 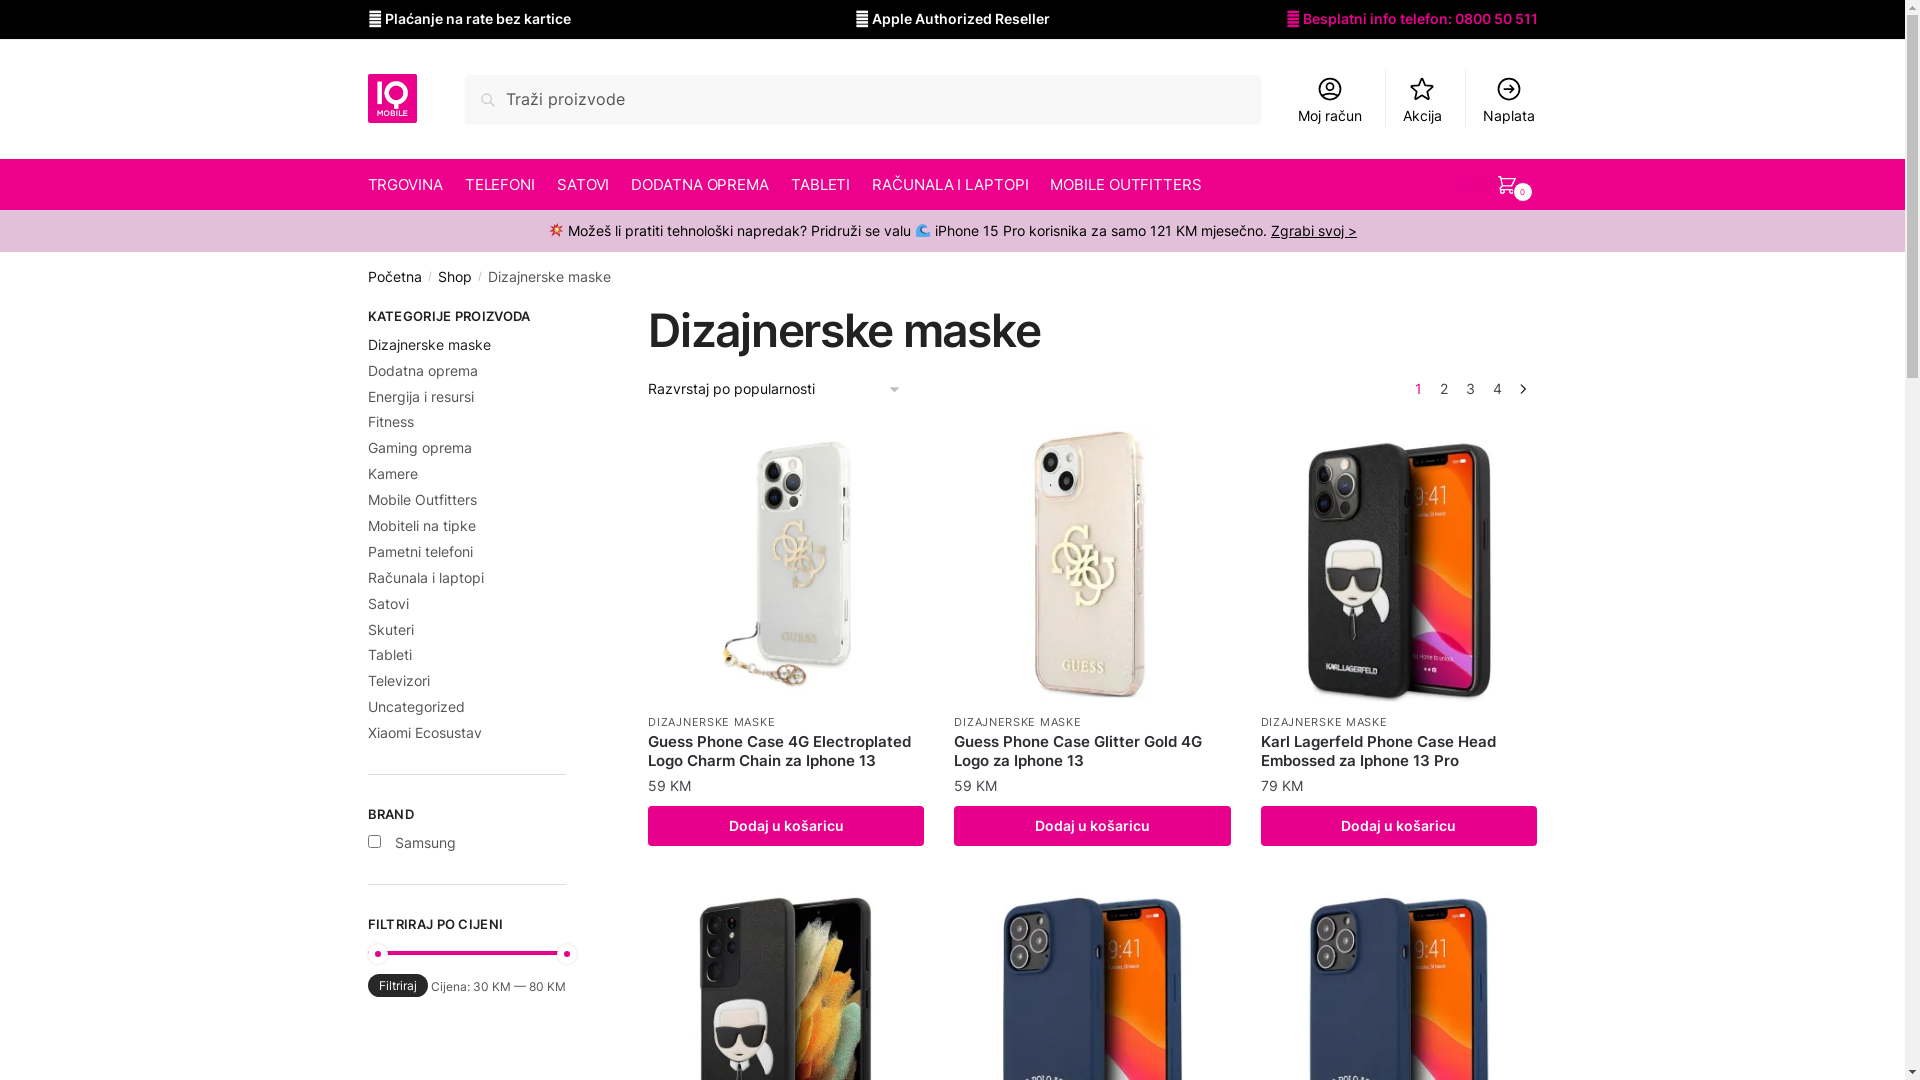 What do you see at coordinates (1470, 389) in the screenshot?
I see `'3'` at bounding box center [1470, 389].